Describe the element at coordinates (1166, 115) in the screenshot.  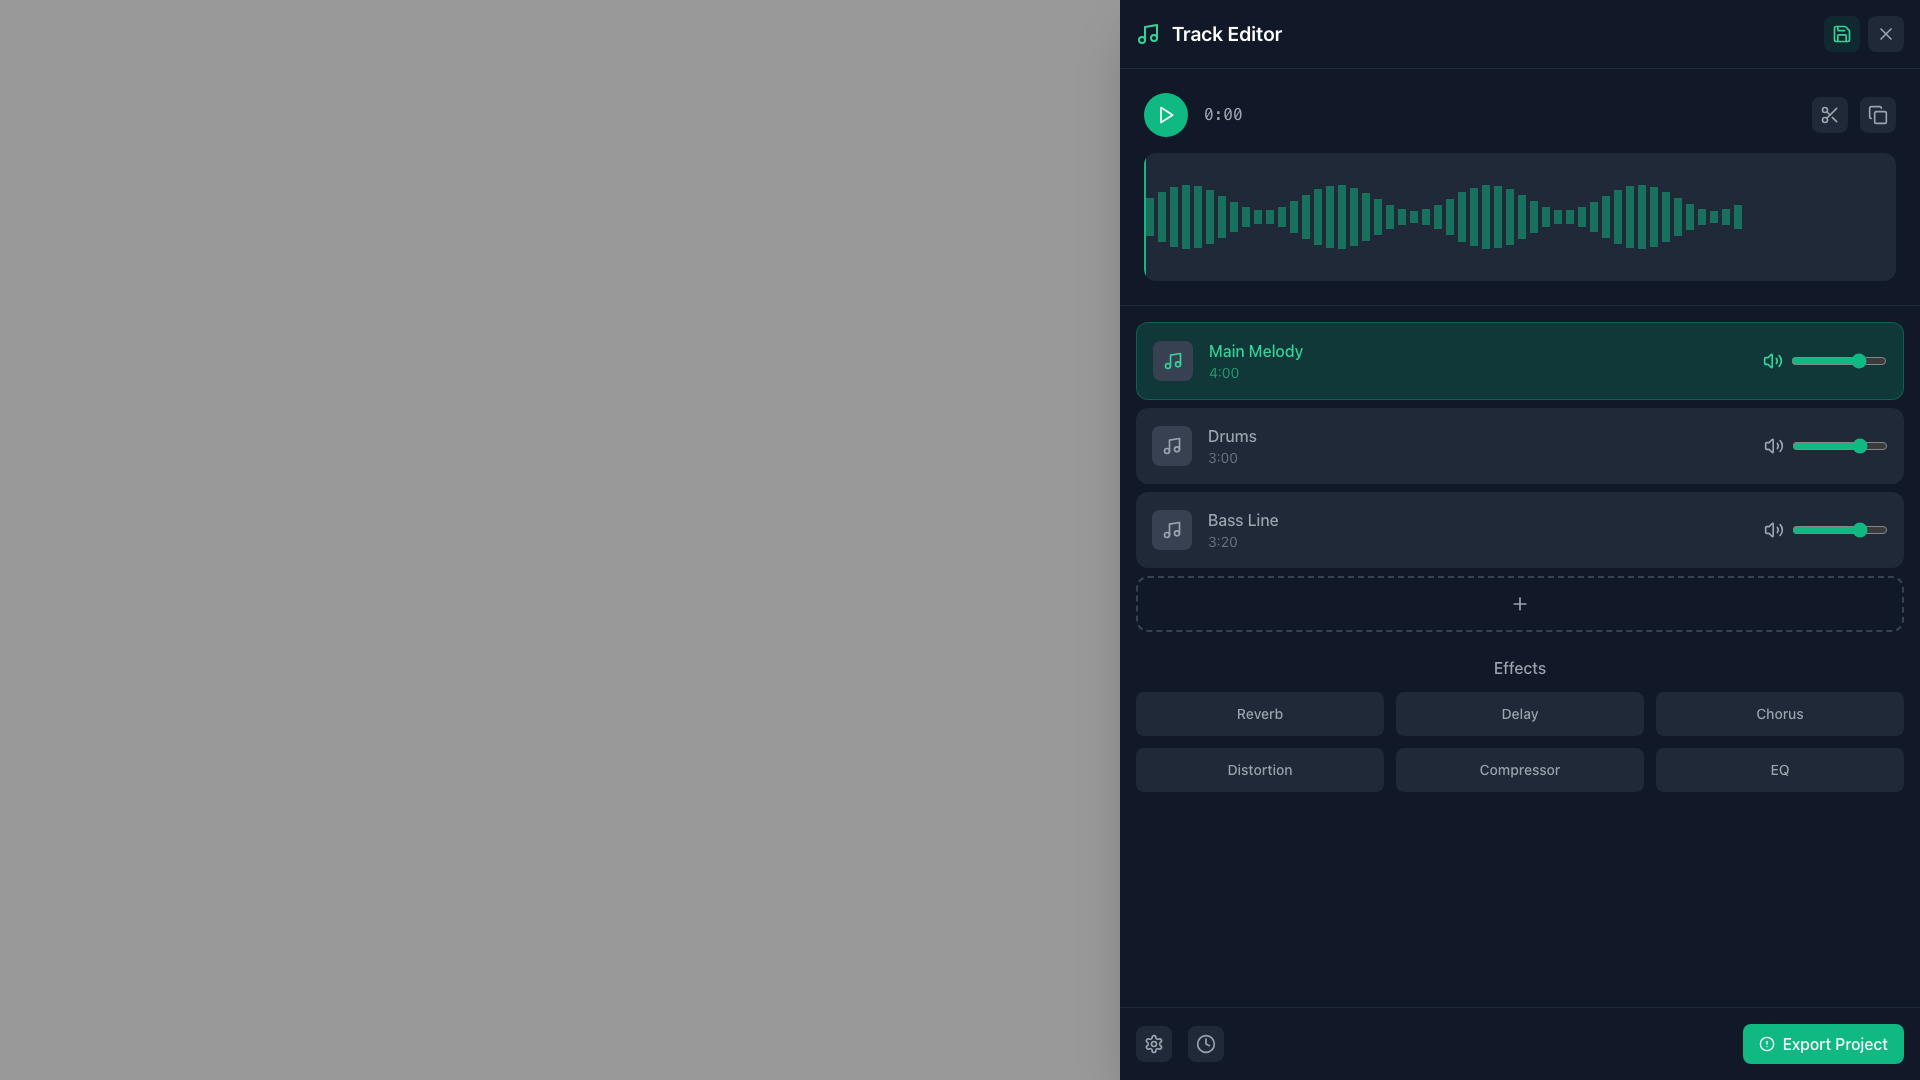
I see `the play button icon located near the top-left corner of the track editor interface` at that location.